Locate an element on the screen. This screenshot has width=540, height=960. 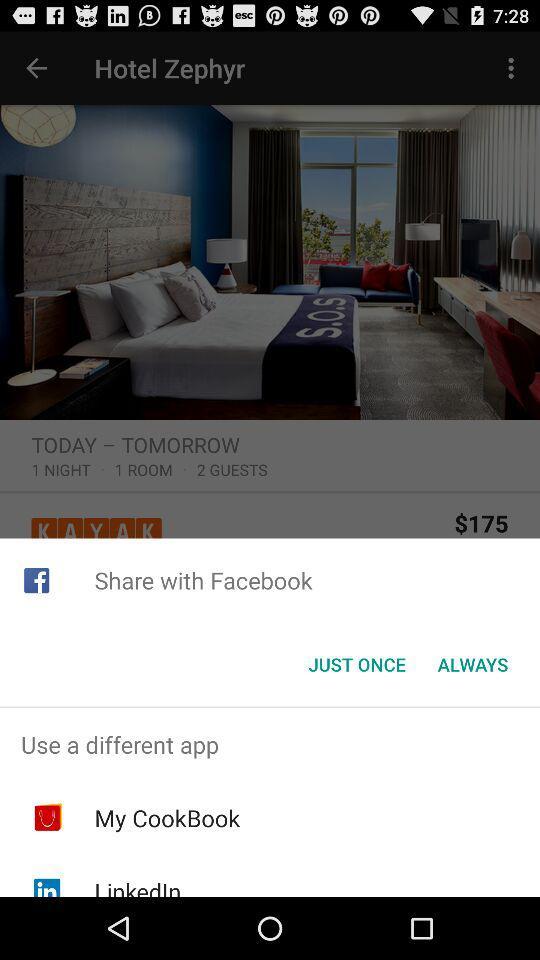
icon below the share with facebook app is located at coordinates (472, 664).